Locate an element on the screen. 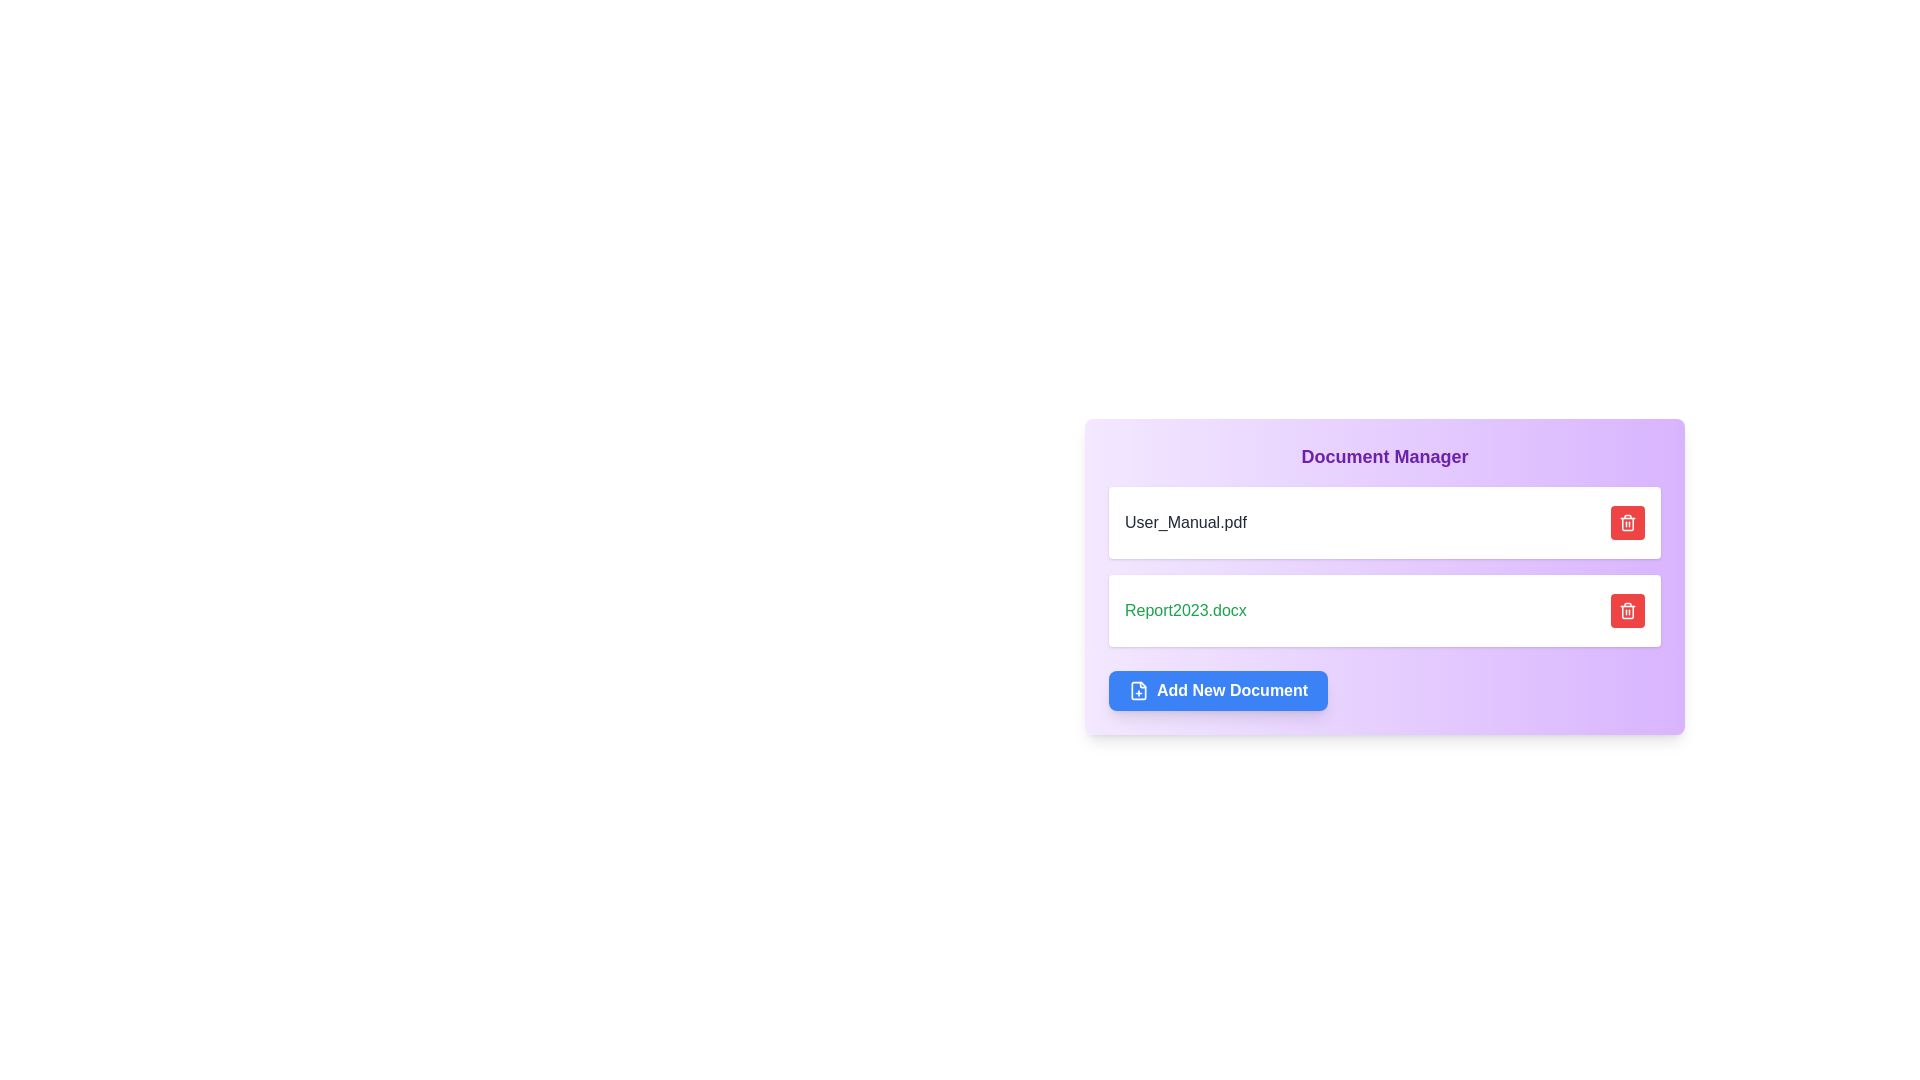 Image resolution: width=1920 pixels, height=1080 pixels. the button located in the top-right segment of the first document entry row is located at coordinates (1588, 522).